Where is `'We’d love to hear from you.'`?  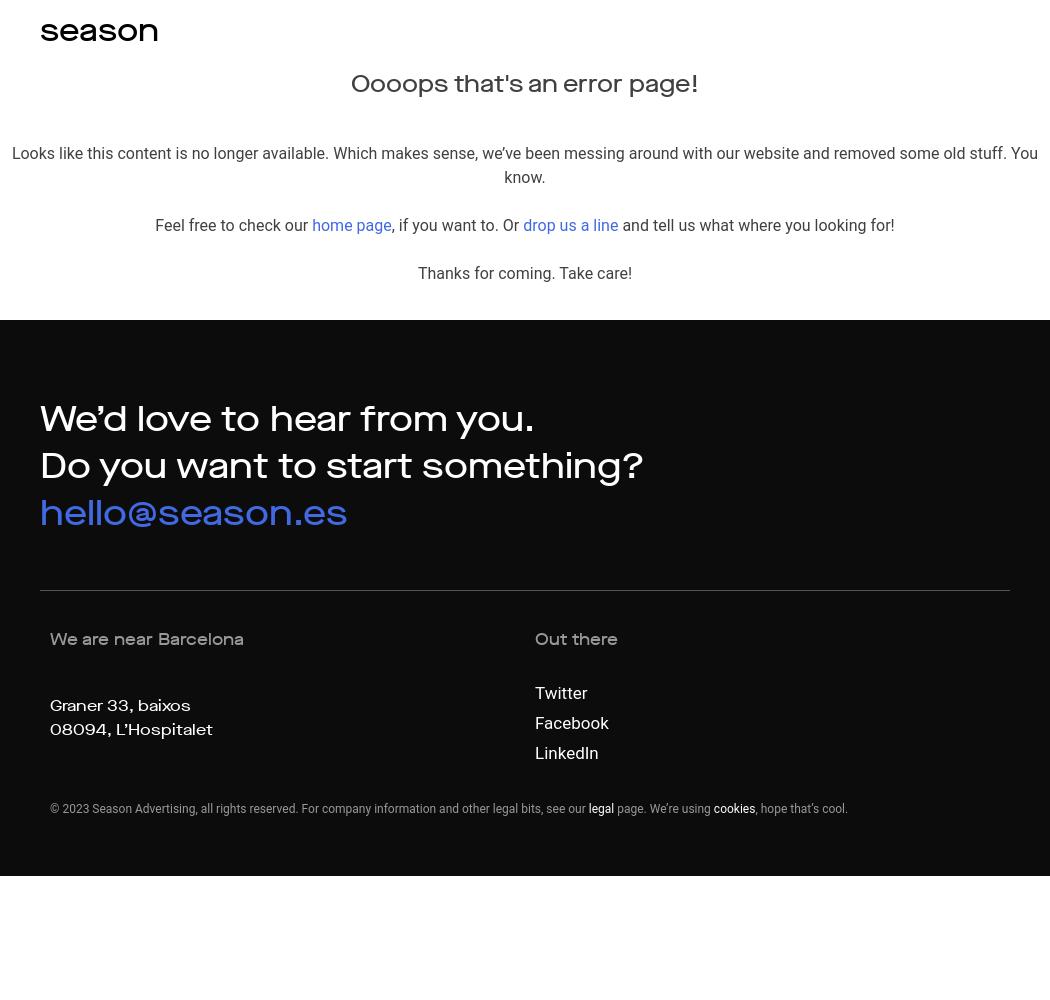
'We’d love to hear from you.' is located at coordinates (286, 419).